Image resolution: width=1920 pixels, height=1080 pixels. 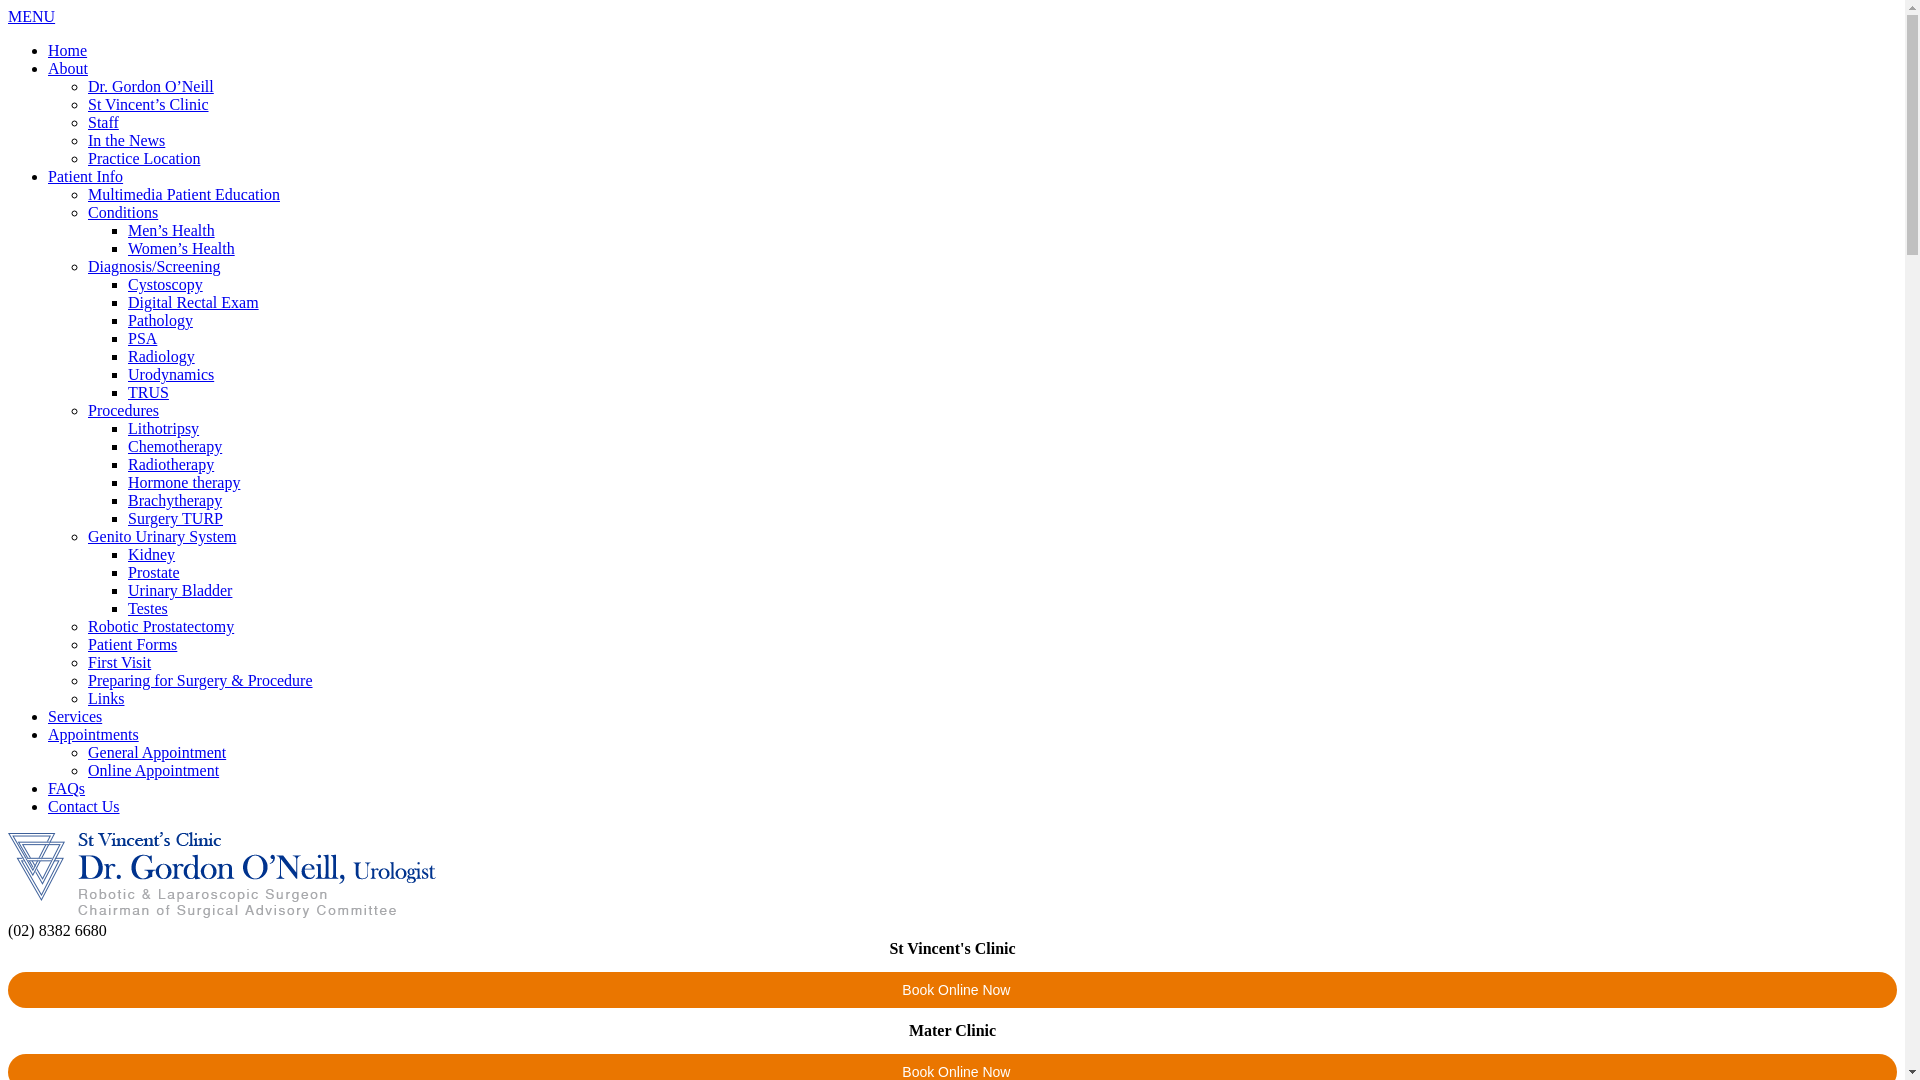 I want to click on 'PSA', so click(x=141, y=337).